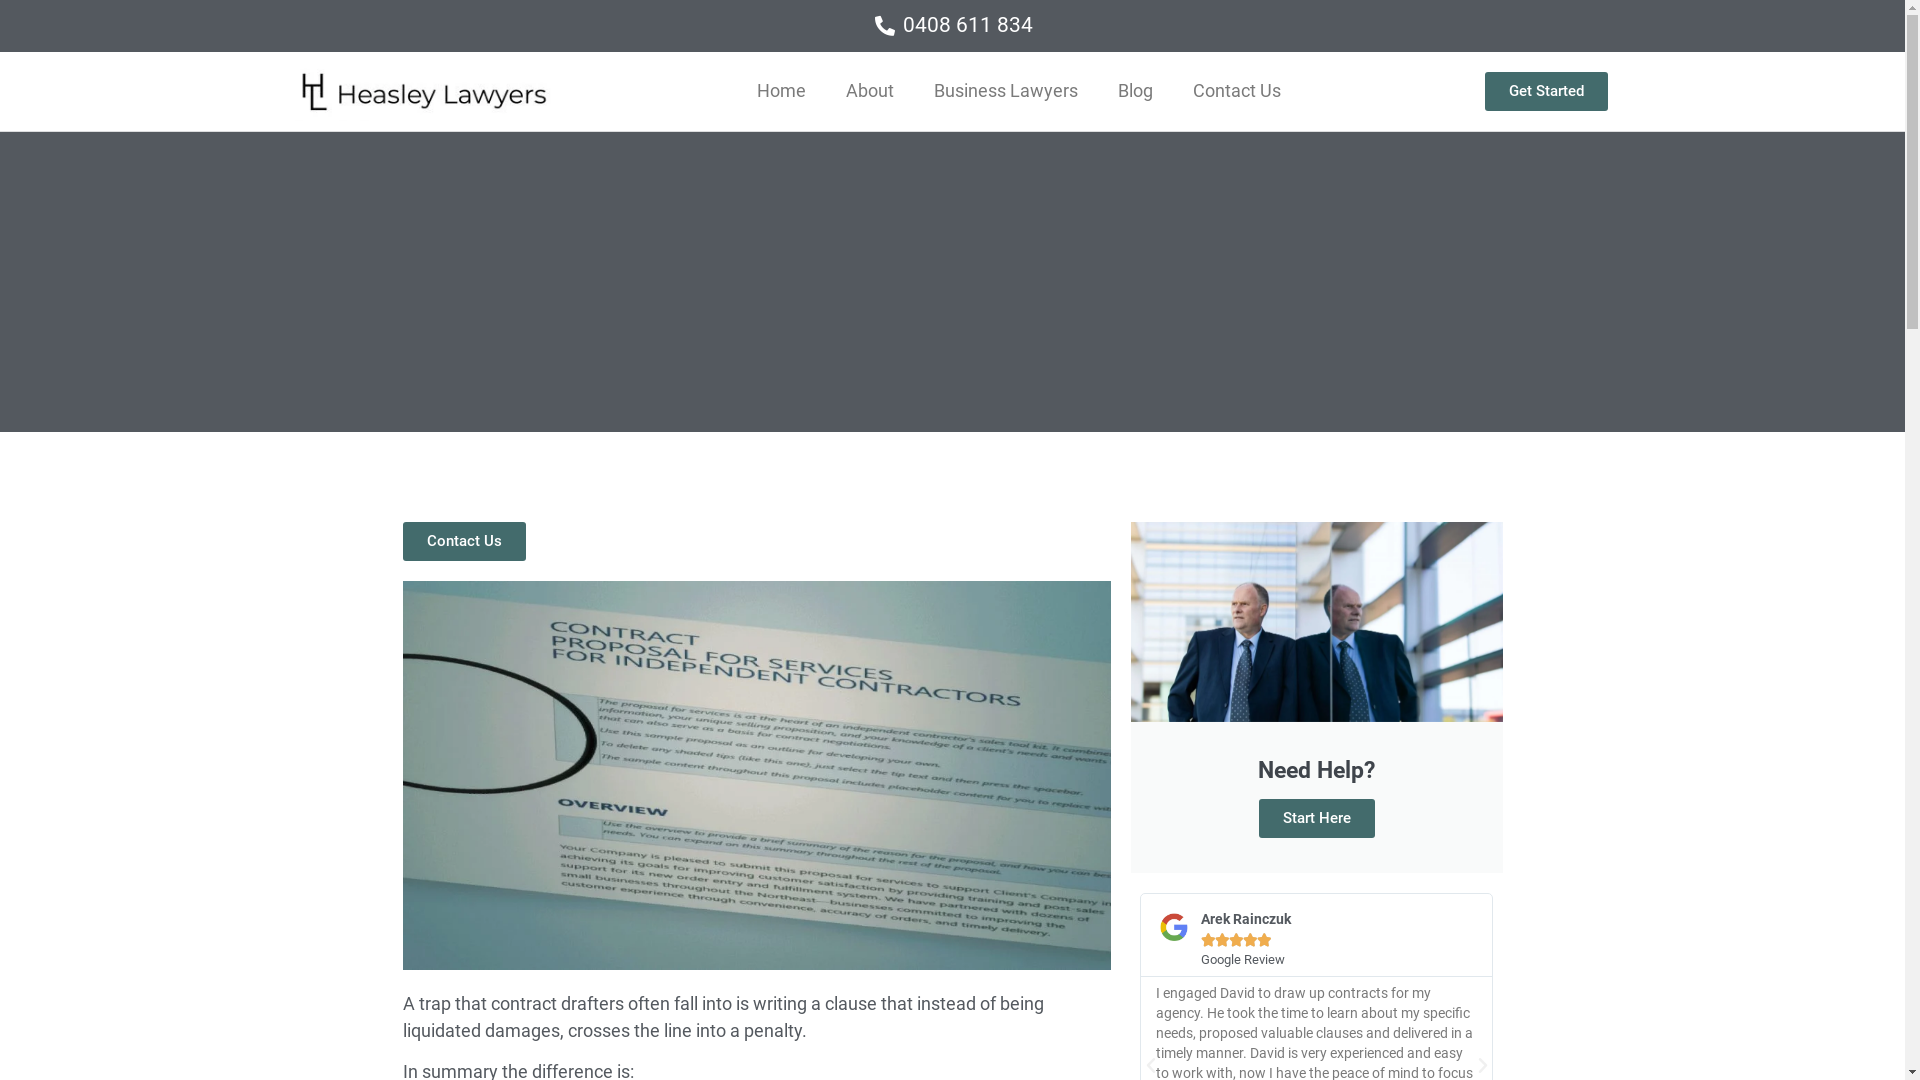 This screenshot has width=1920, height=1080. I want to click on 'About', so click(869, 91).